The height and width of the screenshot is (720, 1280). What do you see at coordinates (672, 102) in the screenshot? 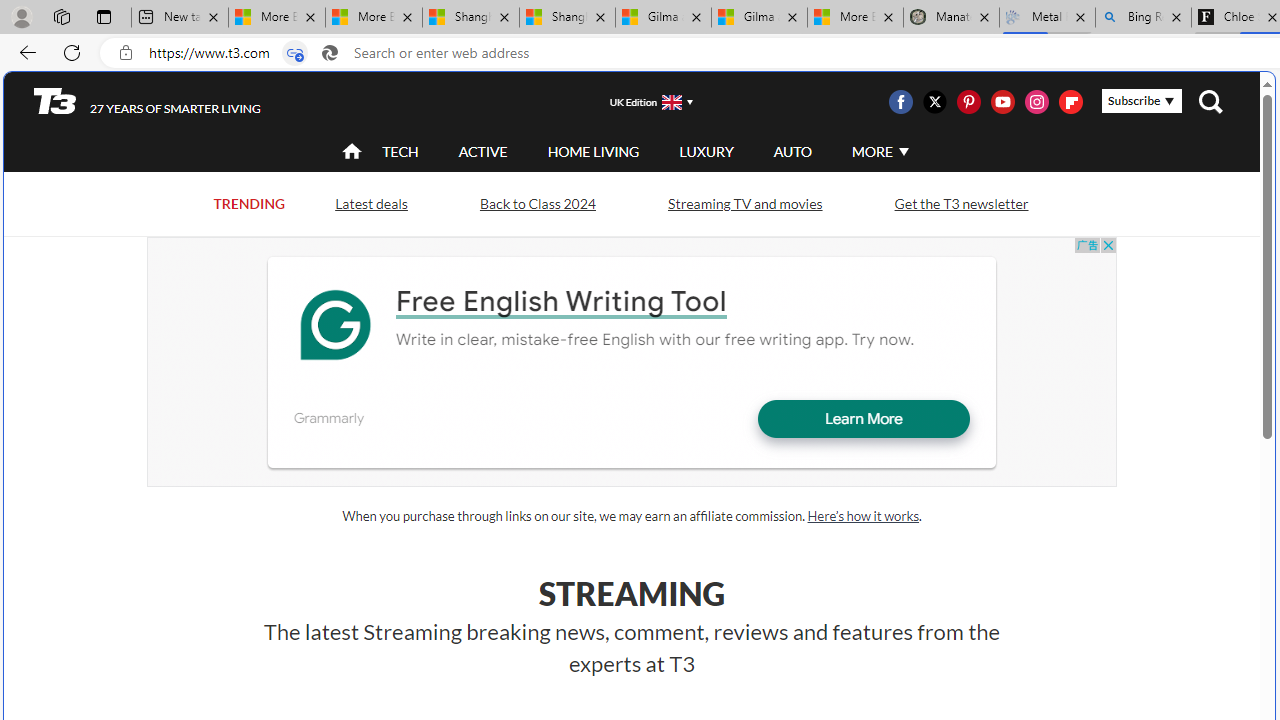
I see `'flag of UK'` at bounding box center [672, 102].